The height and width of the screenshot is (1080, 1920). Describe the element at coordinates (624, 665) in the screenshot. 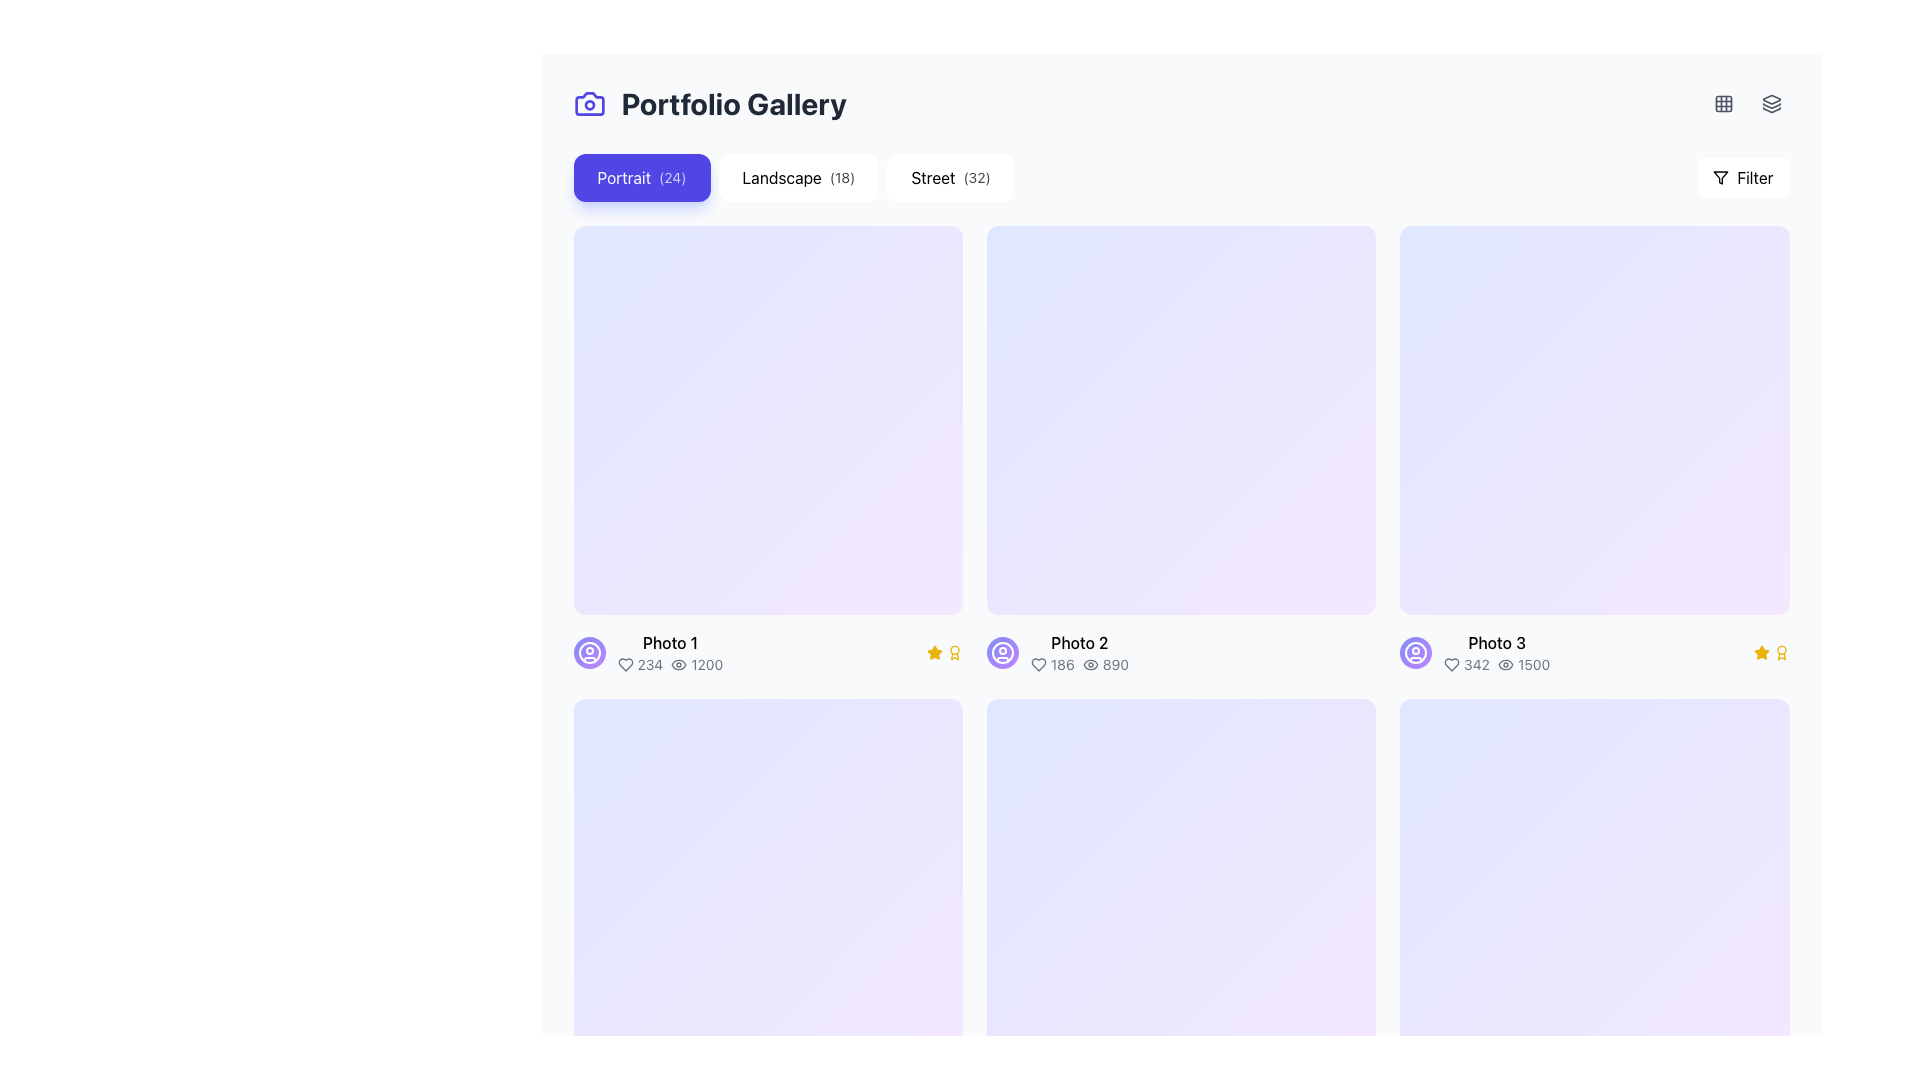

I see `the heart-shaped icon located in the 'Photo 1' section near the lower left corner under the image thumbnail to like or unlike` at that location.